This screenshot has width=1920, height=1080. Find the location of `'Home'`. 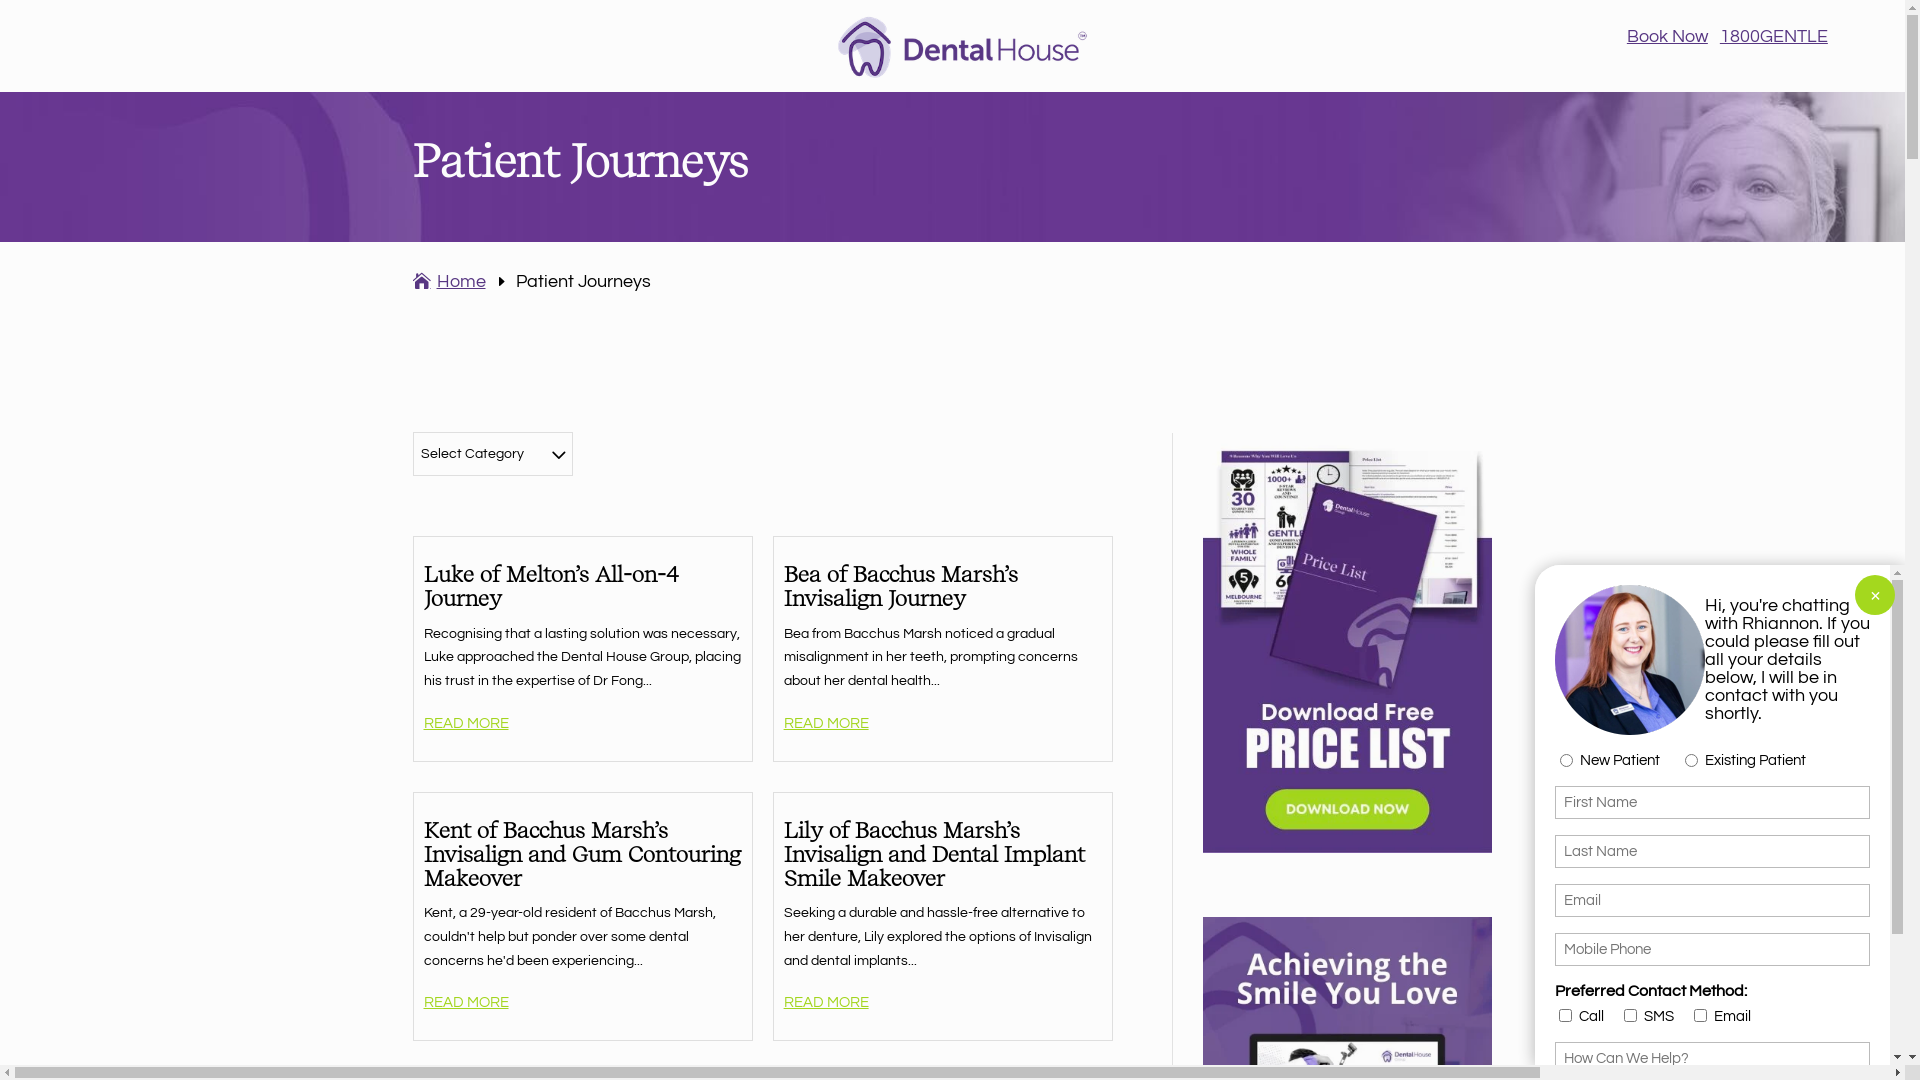

'Home' is located at coordinates (411, 281).